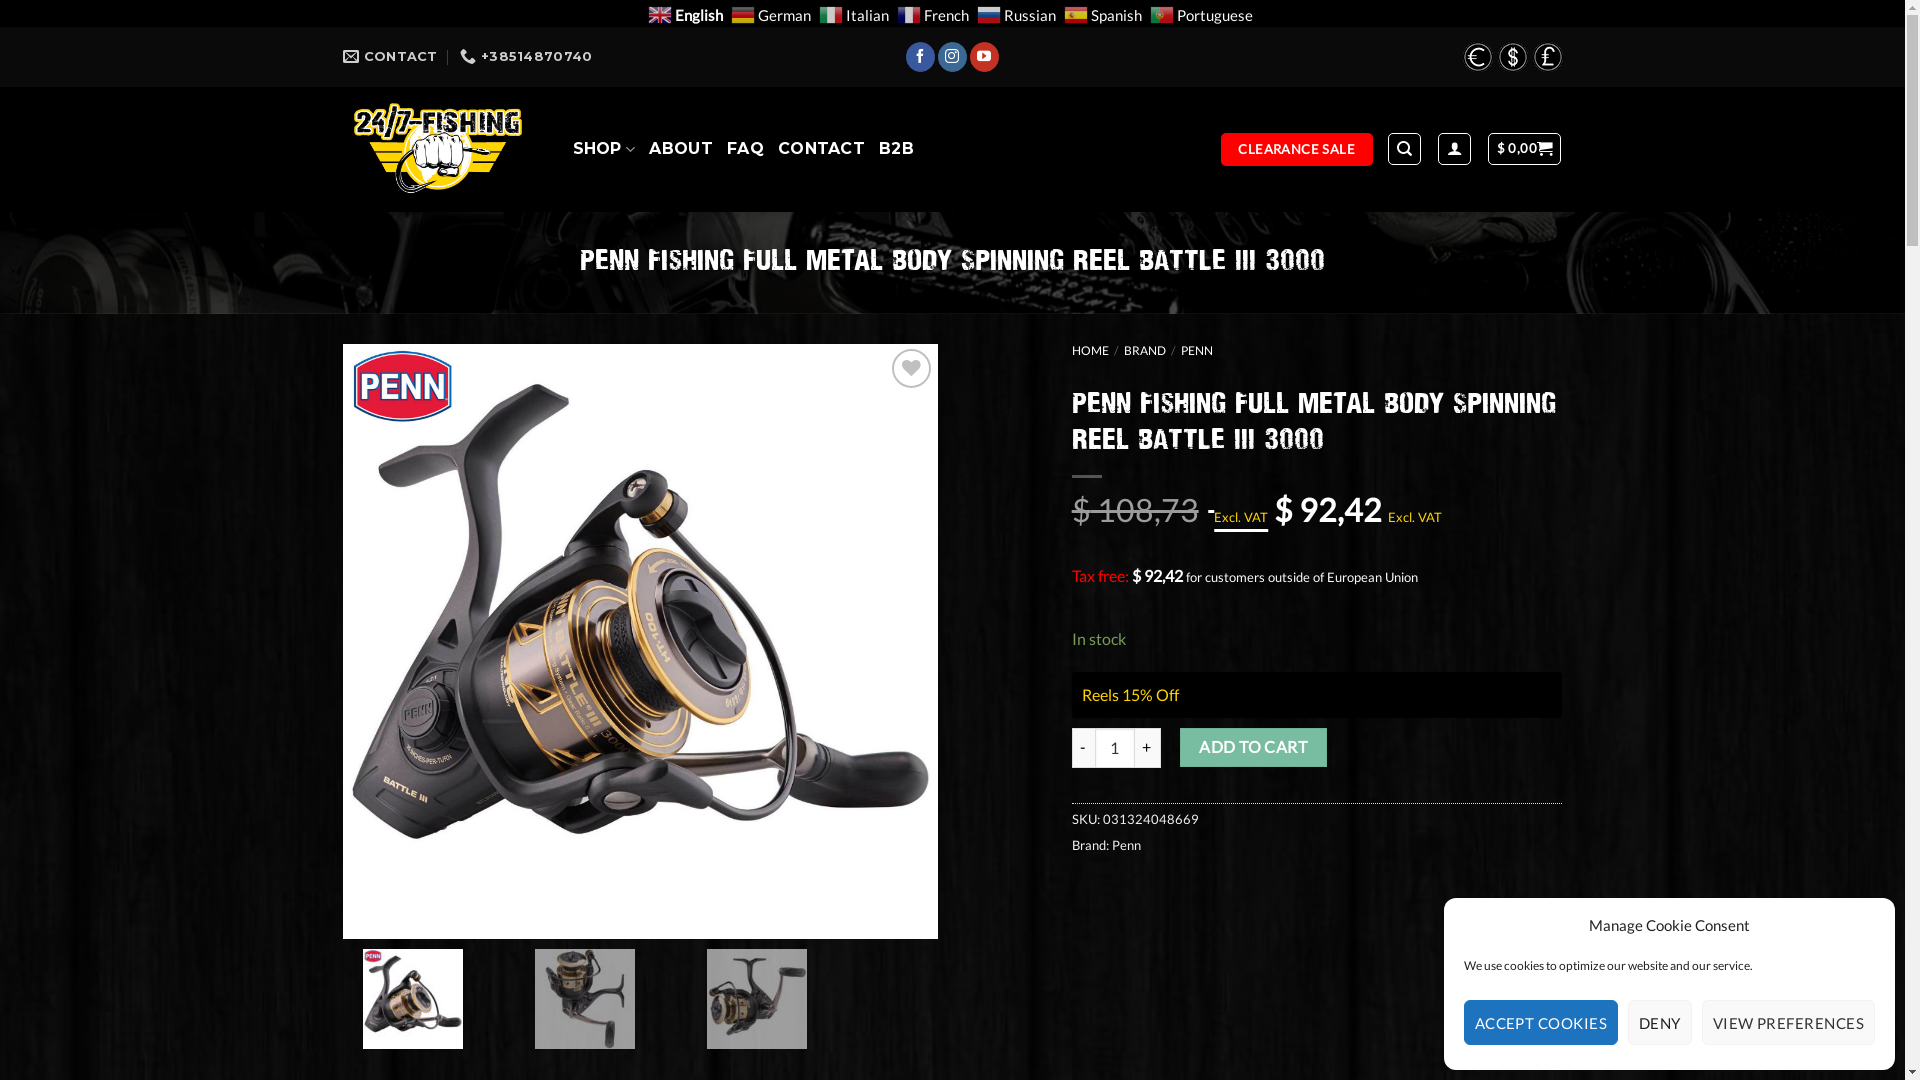 This screenshot has height=1080, width=1920. Describe the element at coordinates (984, 56) in the screenshot. I see `'Follow on YouTube'` at that location.